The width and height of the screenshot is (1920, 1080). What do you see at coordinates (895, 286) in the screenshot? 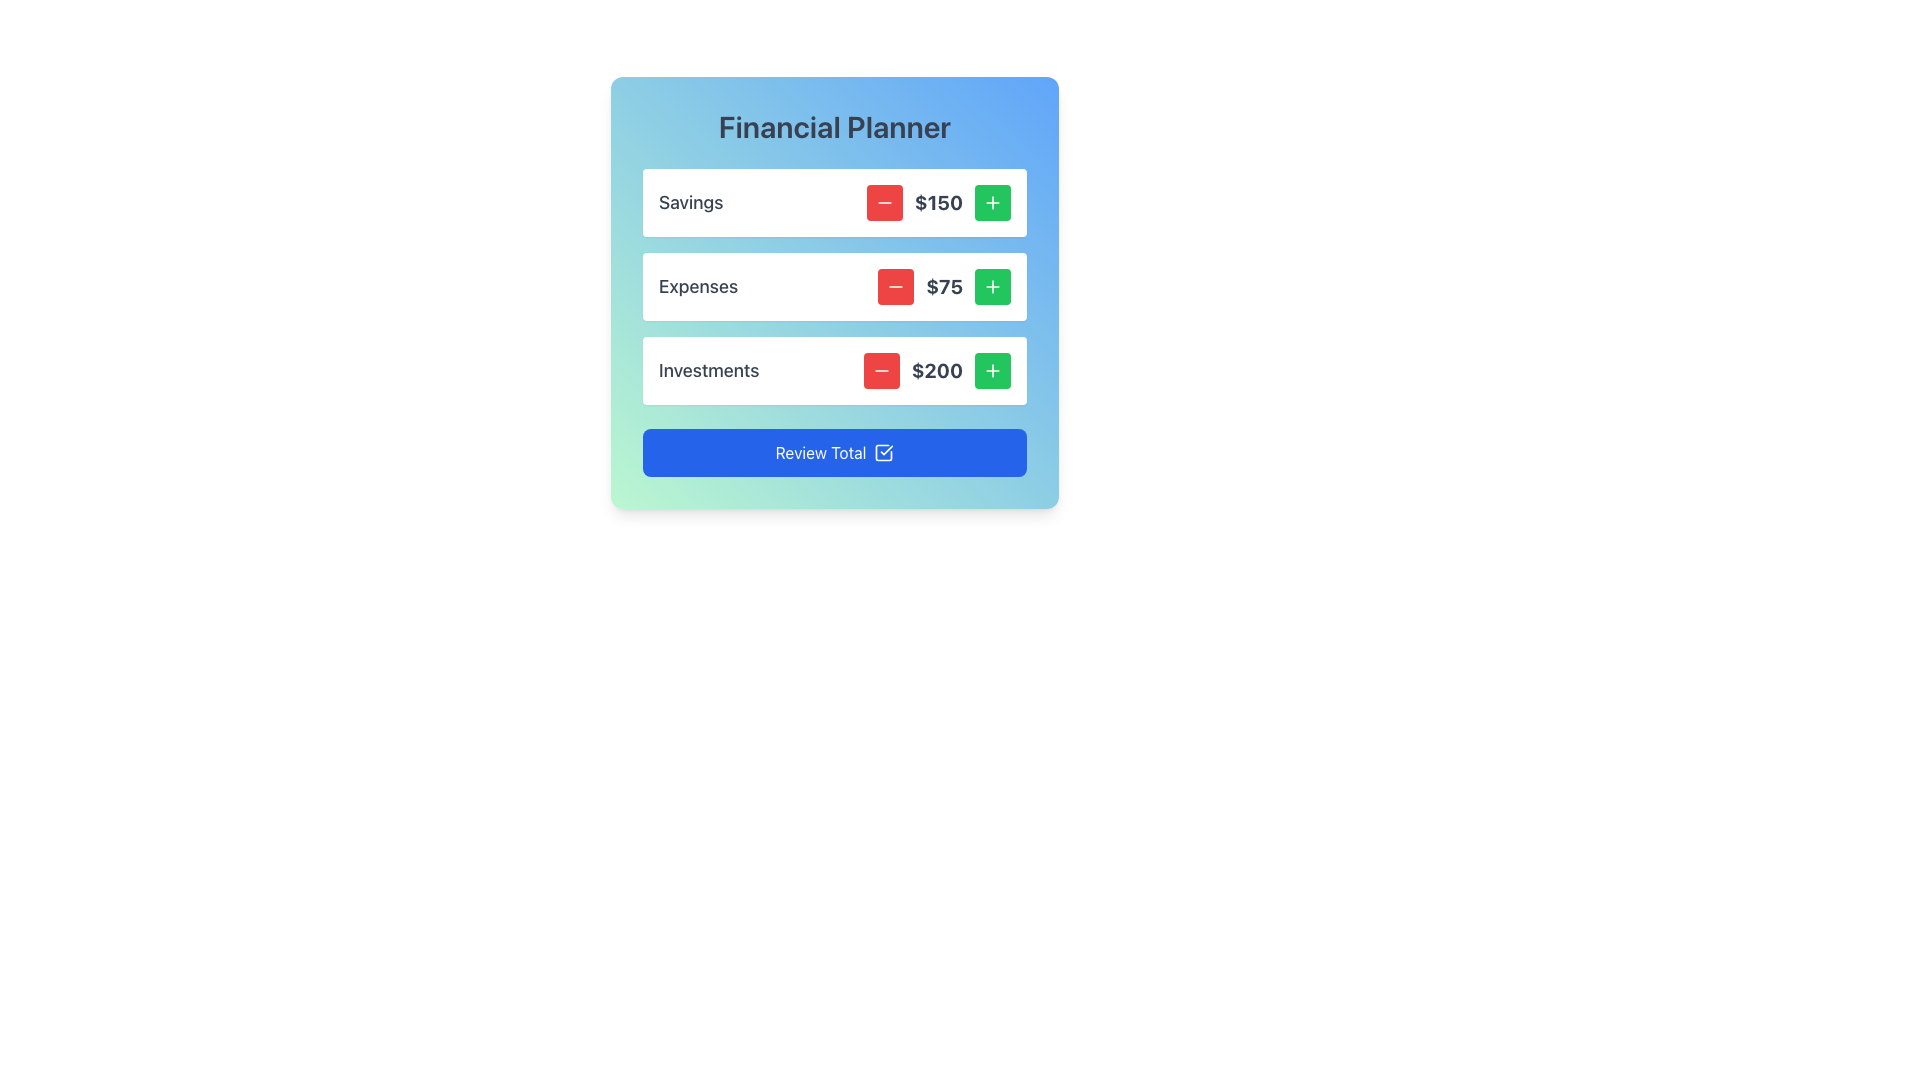
I see `the icon button with a minus symbol to decrement the value of the associated 'Expenses' field by one unit` at bounding box center [895, 286].